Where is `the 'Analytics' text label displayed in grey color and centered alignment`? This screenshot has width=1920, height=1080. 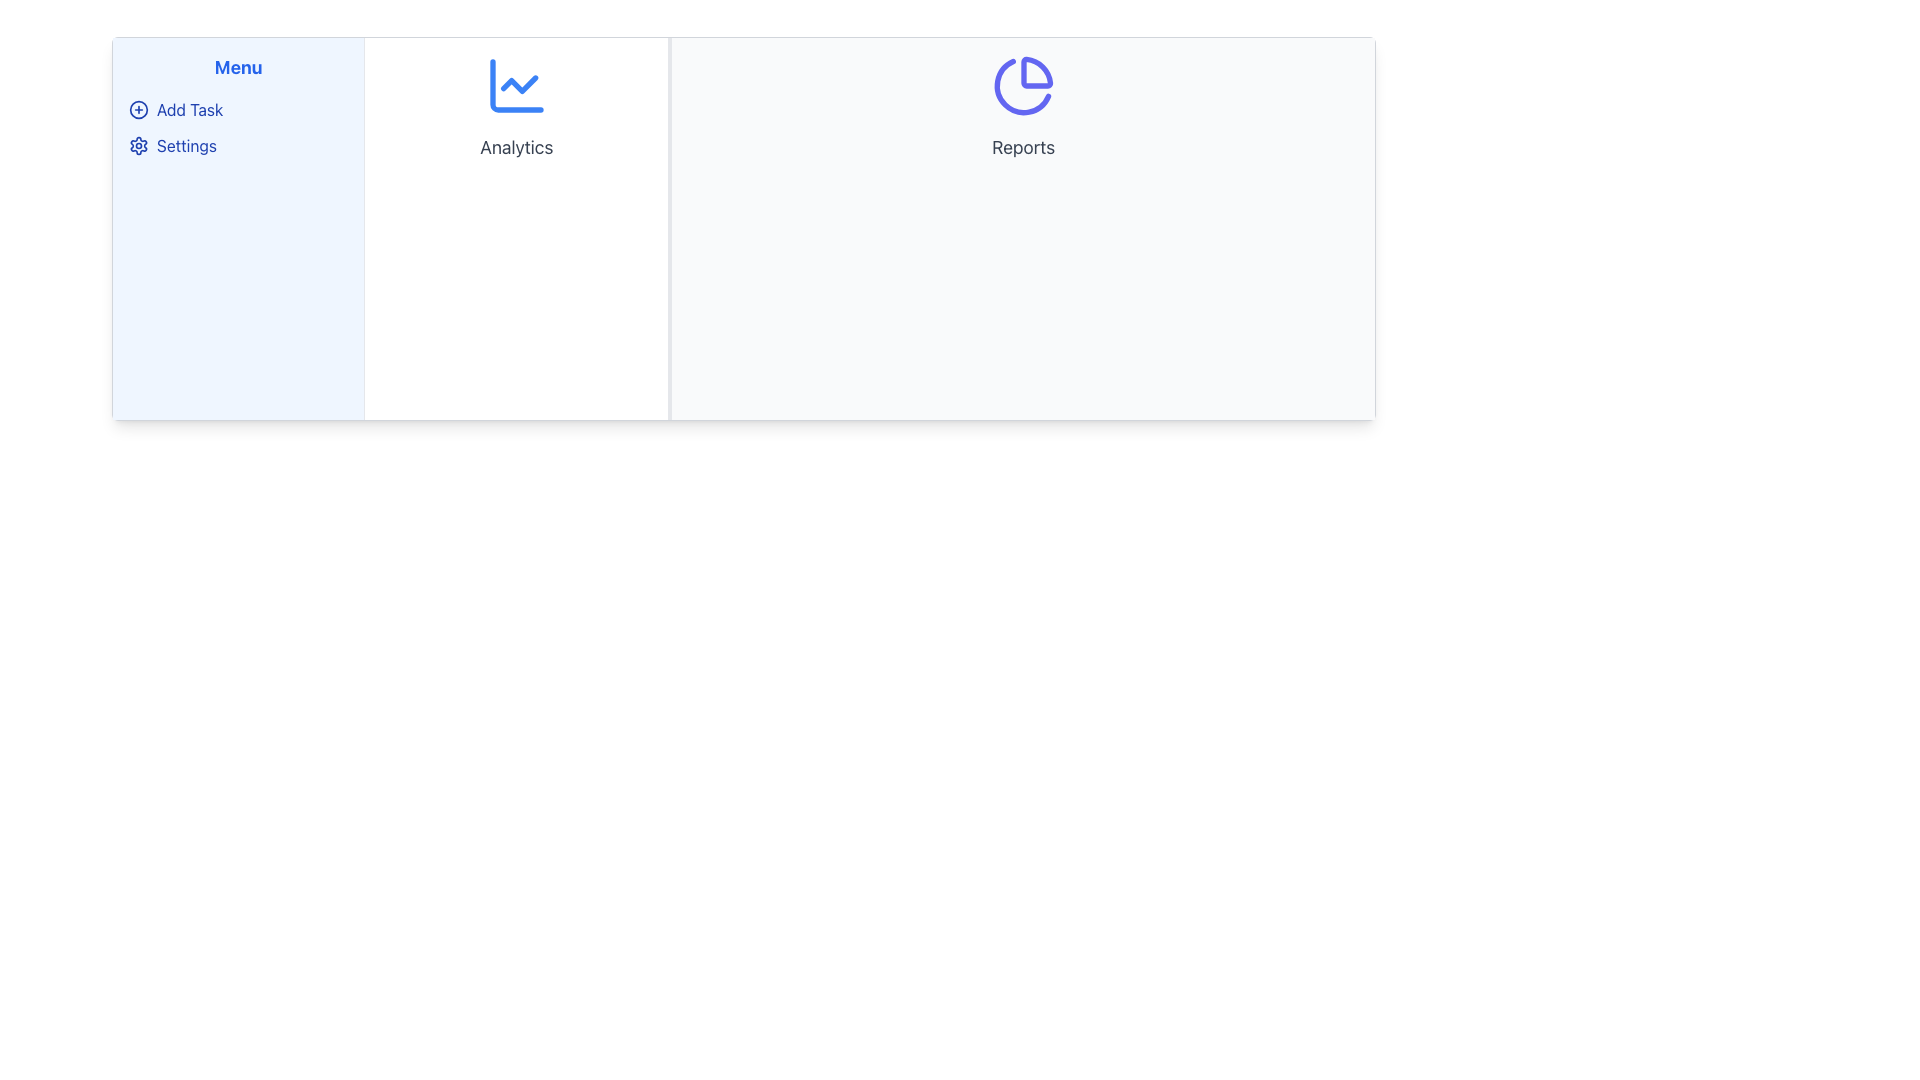
the 'Analytics' text label displayed in grey color and centered alignment is located at coordinates (516, 146).